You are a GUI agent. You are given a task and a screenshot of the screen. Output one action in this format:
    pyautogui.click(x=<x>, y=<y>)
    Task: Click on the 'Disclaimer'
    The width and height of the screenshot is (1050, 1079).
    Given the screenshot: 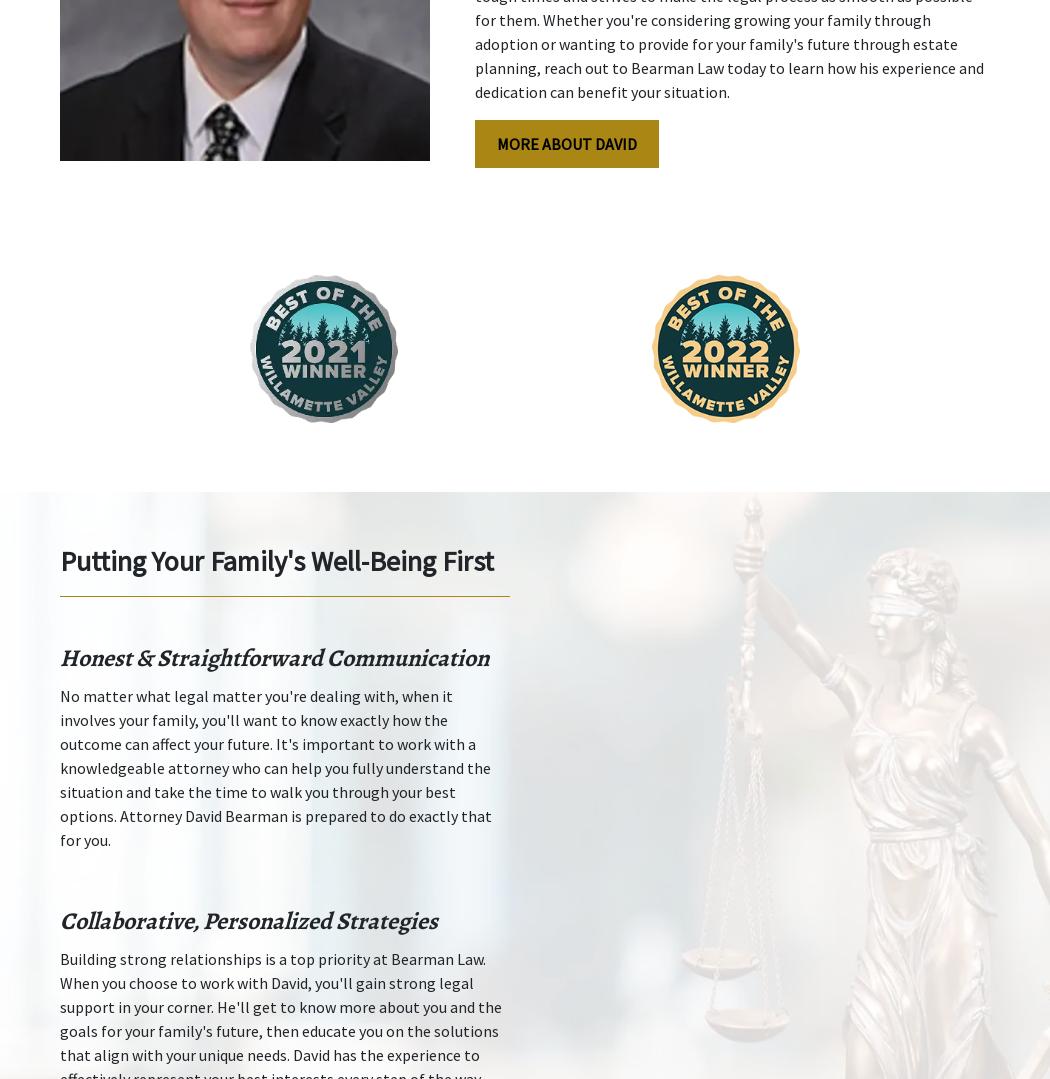 What is the action you would take?
    pyautogui.click(x=648, y=847)
    